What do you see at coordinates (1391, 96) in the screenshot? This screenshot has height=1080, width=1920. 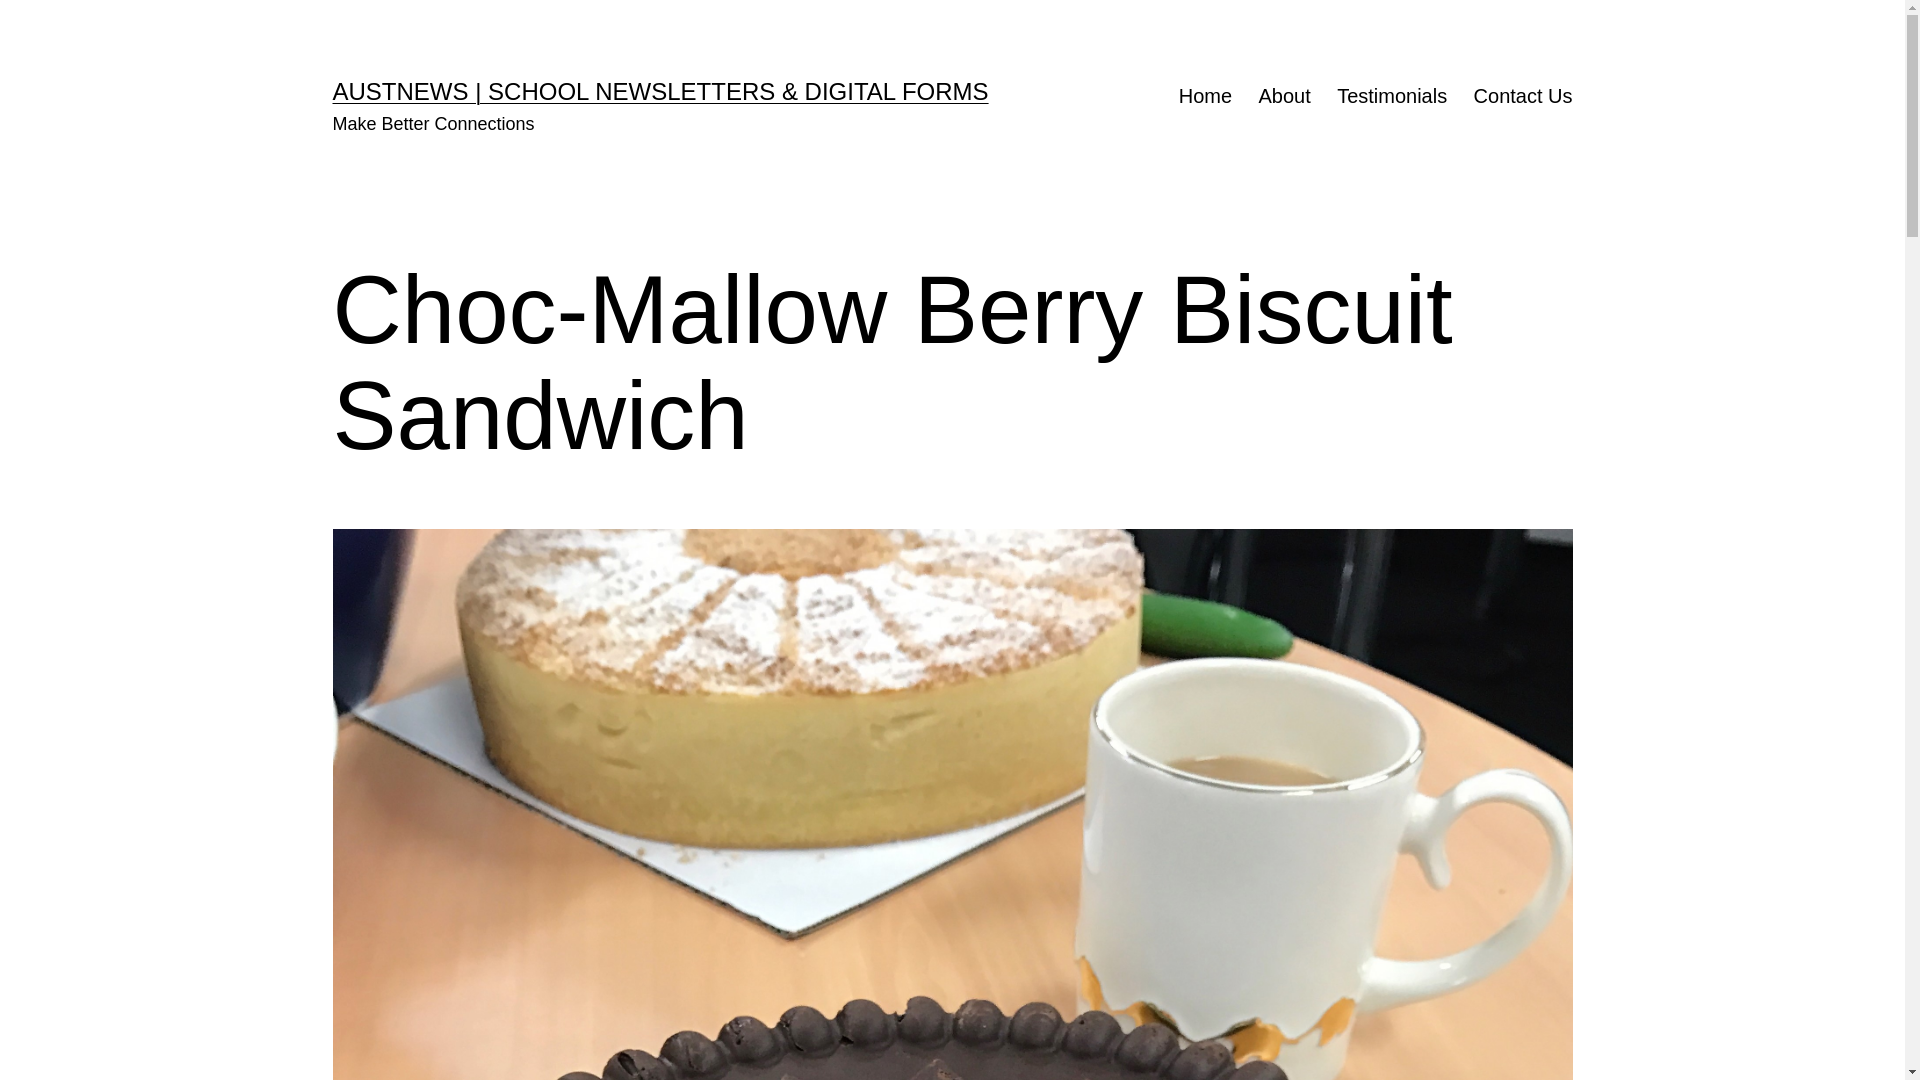 I see `'Testimonials'` at bounding box center [1391, 96].